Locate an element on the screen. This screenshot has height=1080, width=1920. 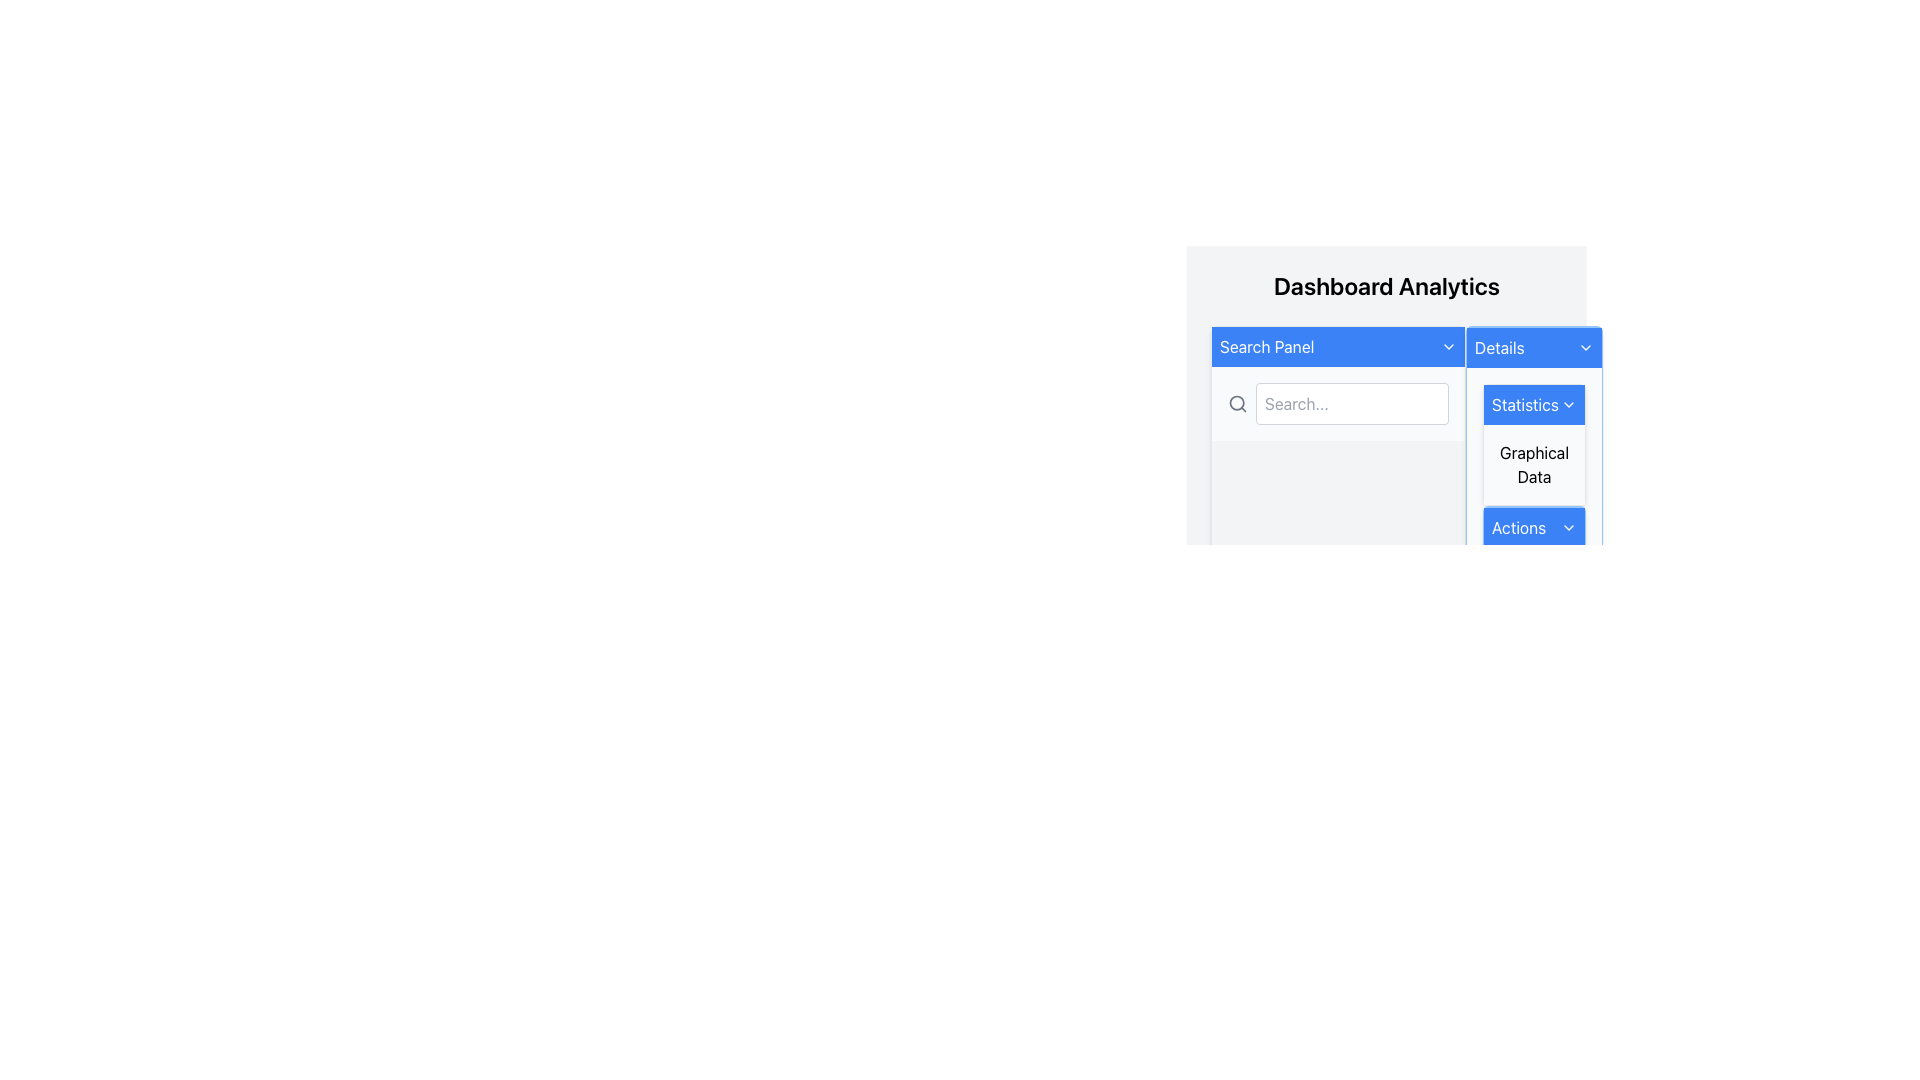
the small downward-pointing chevron icon outlined in blue next to the 'Statistics' label is located at coordinates (1568, 405).